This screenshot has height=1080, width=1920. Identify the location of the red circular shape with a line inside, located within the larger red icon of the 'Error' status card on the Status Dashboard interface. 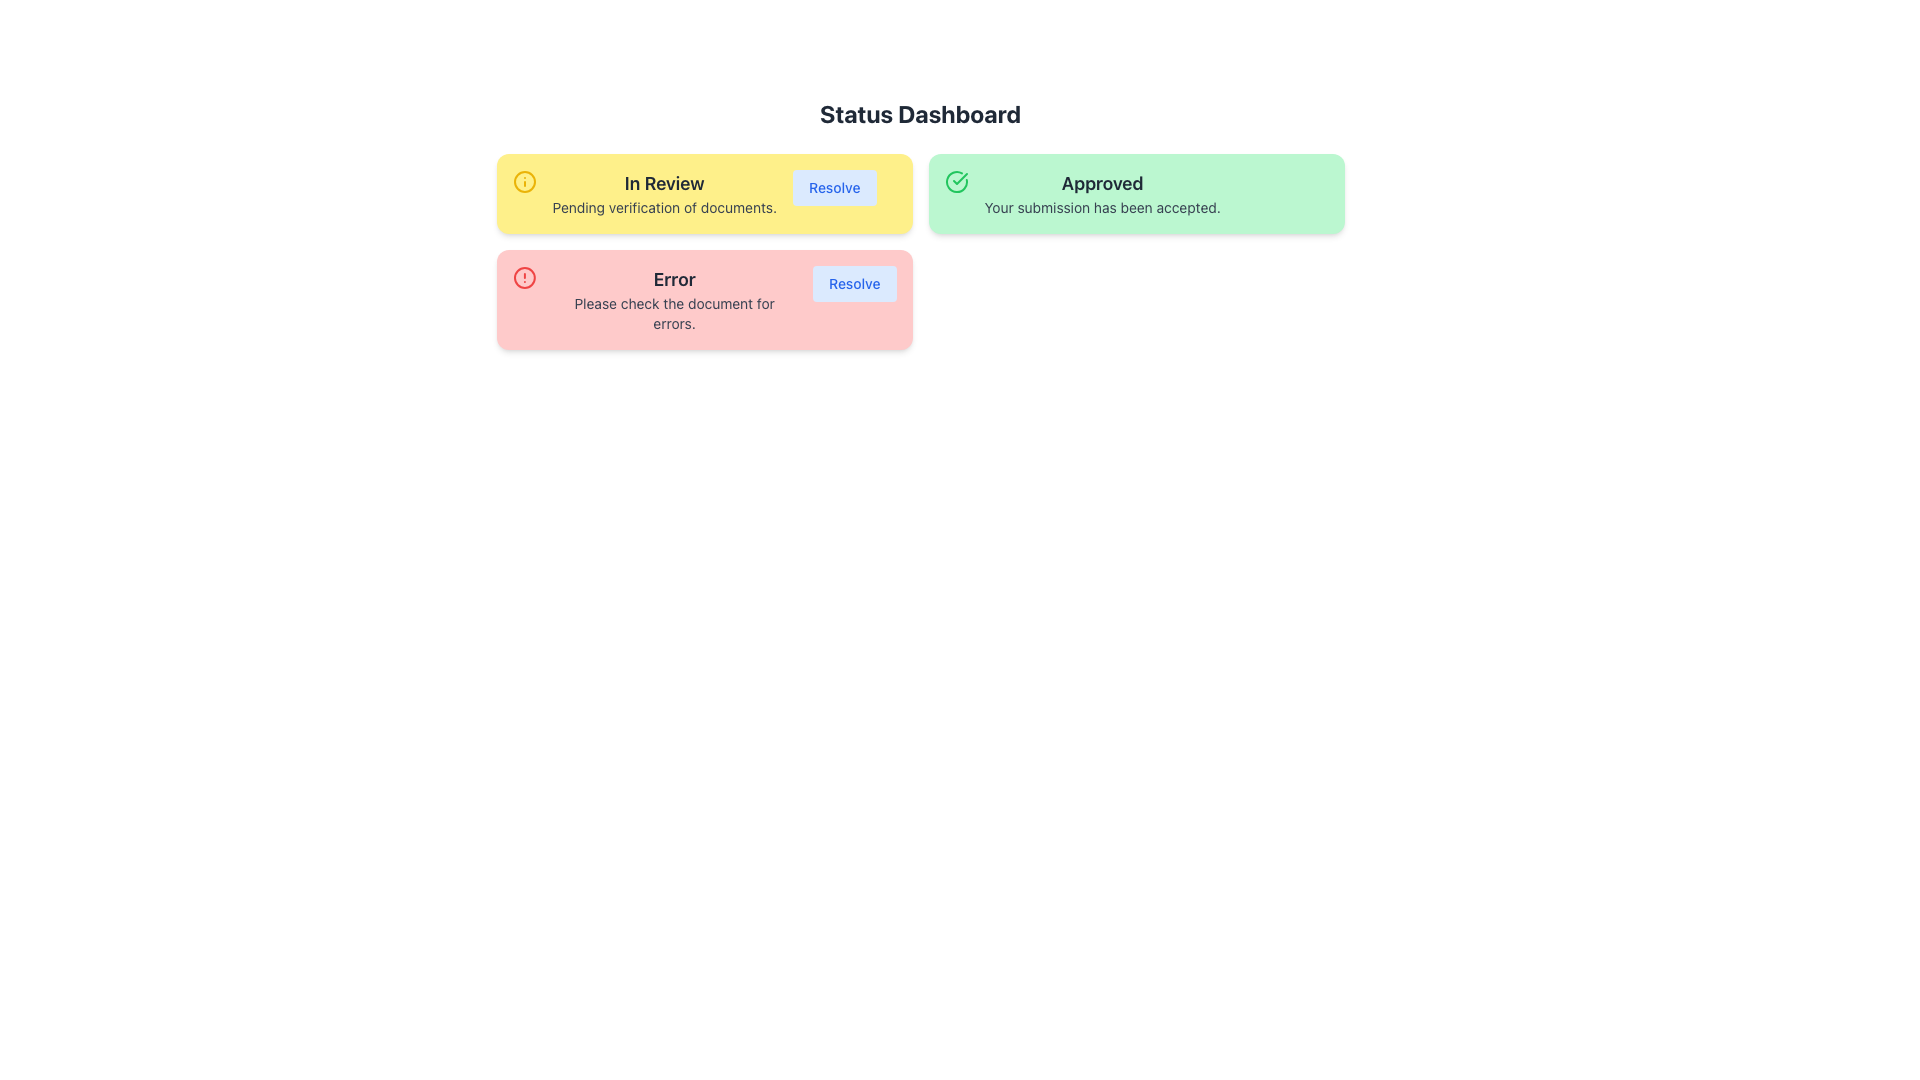
(524, 277).